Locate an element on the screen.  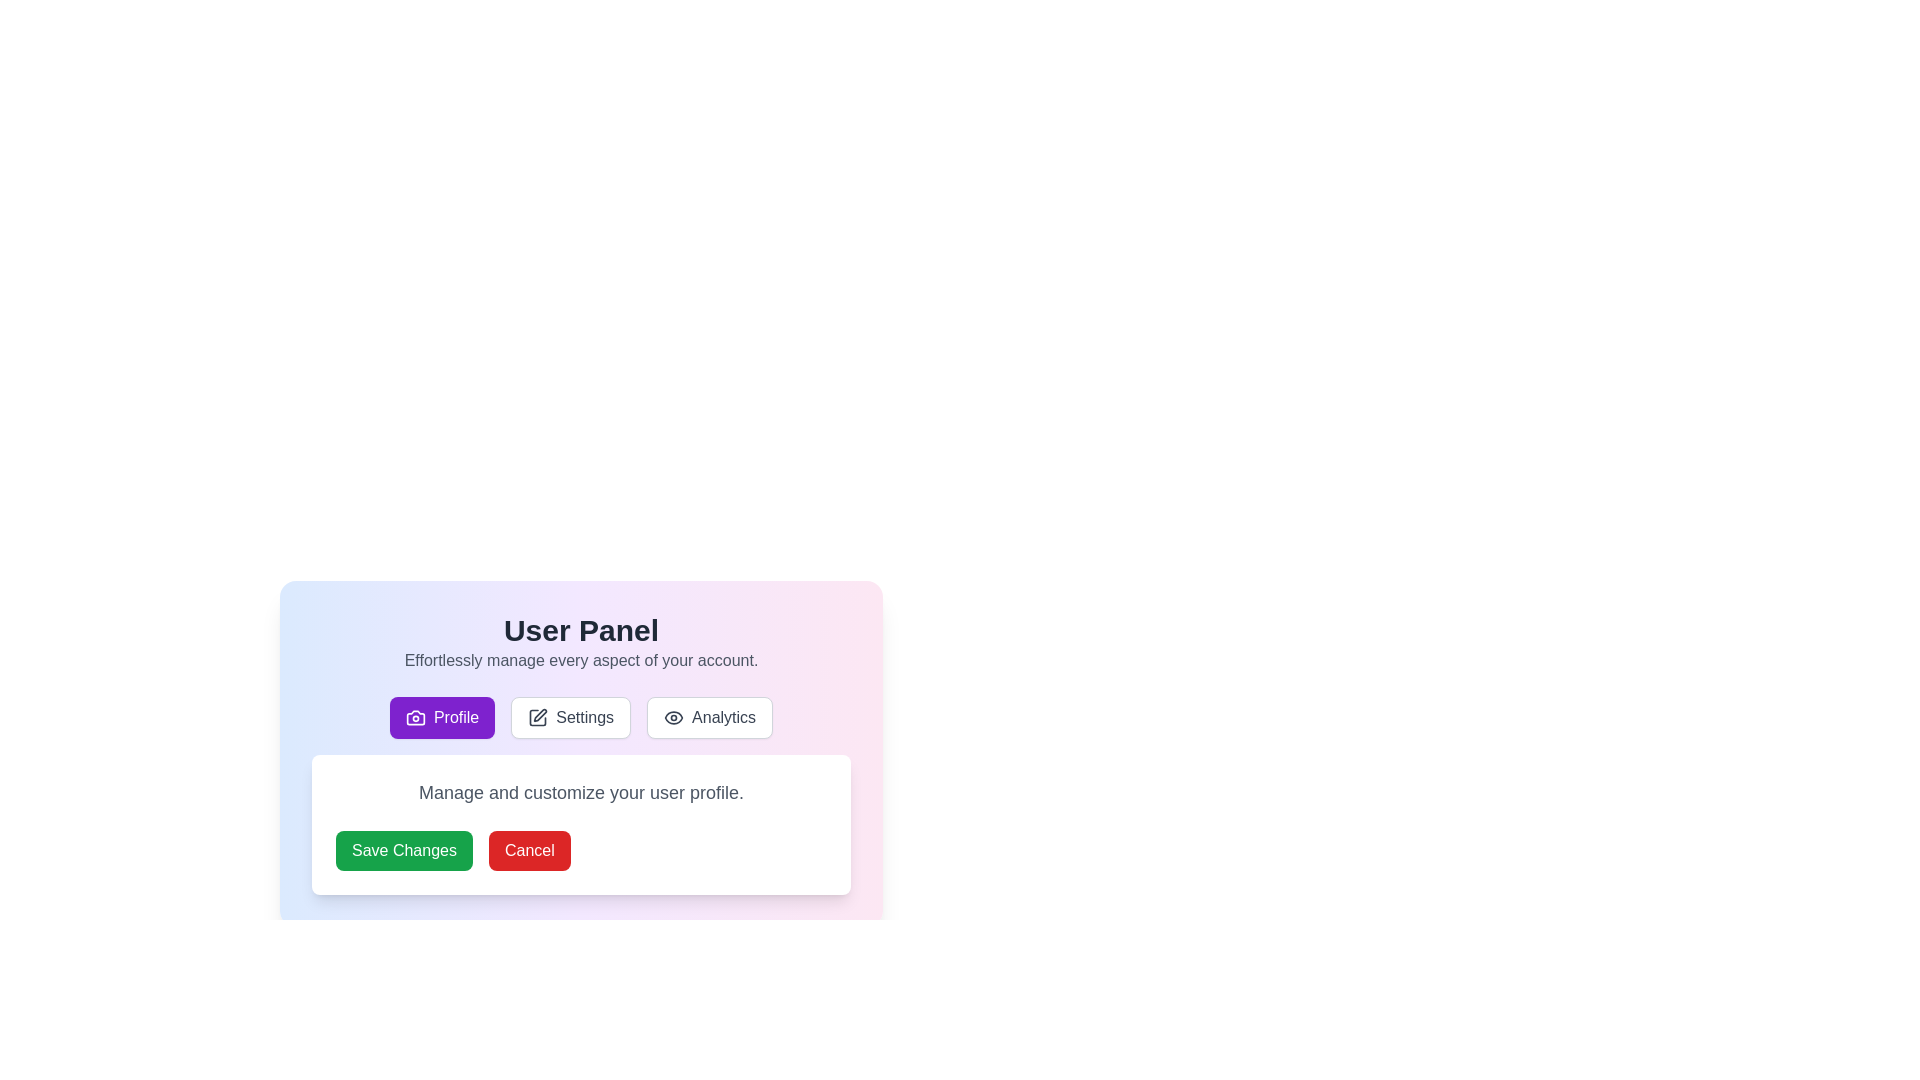
the 'Cancel' button to discard changes is located at coordinates (529, 851).